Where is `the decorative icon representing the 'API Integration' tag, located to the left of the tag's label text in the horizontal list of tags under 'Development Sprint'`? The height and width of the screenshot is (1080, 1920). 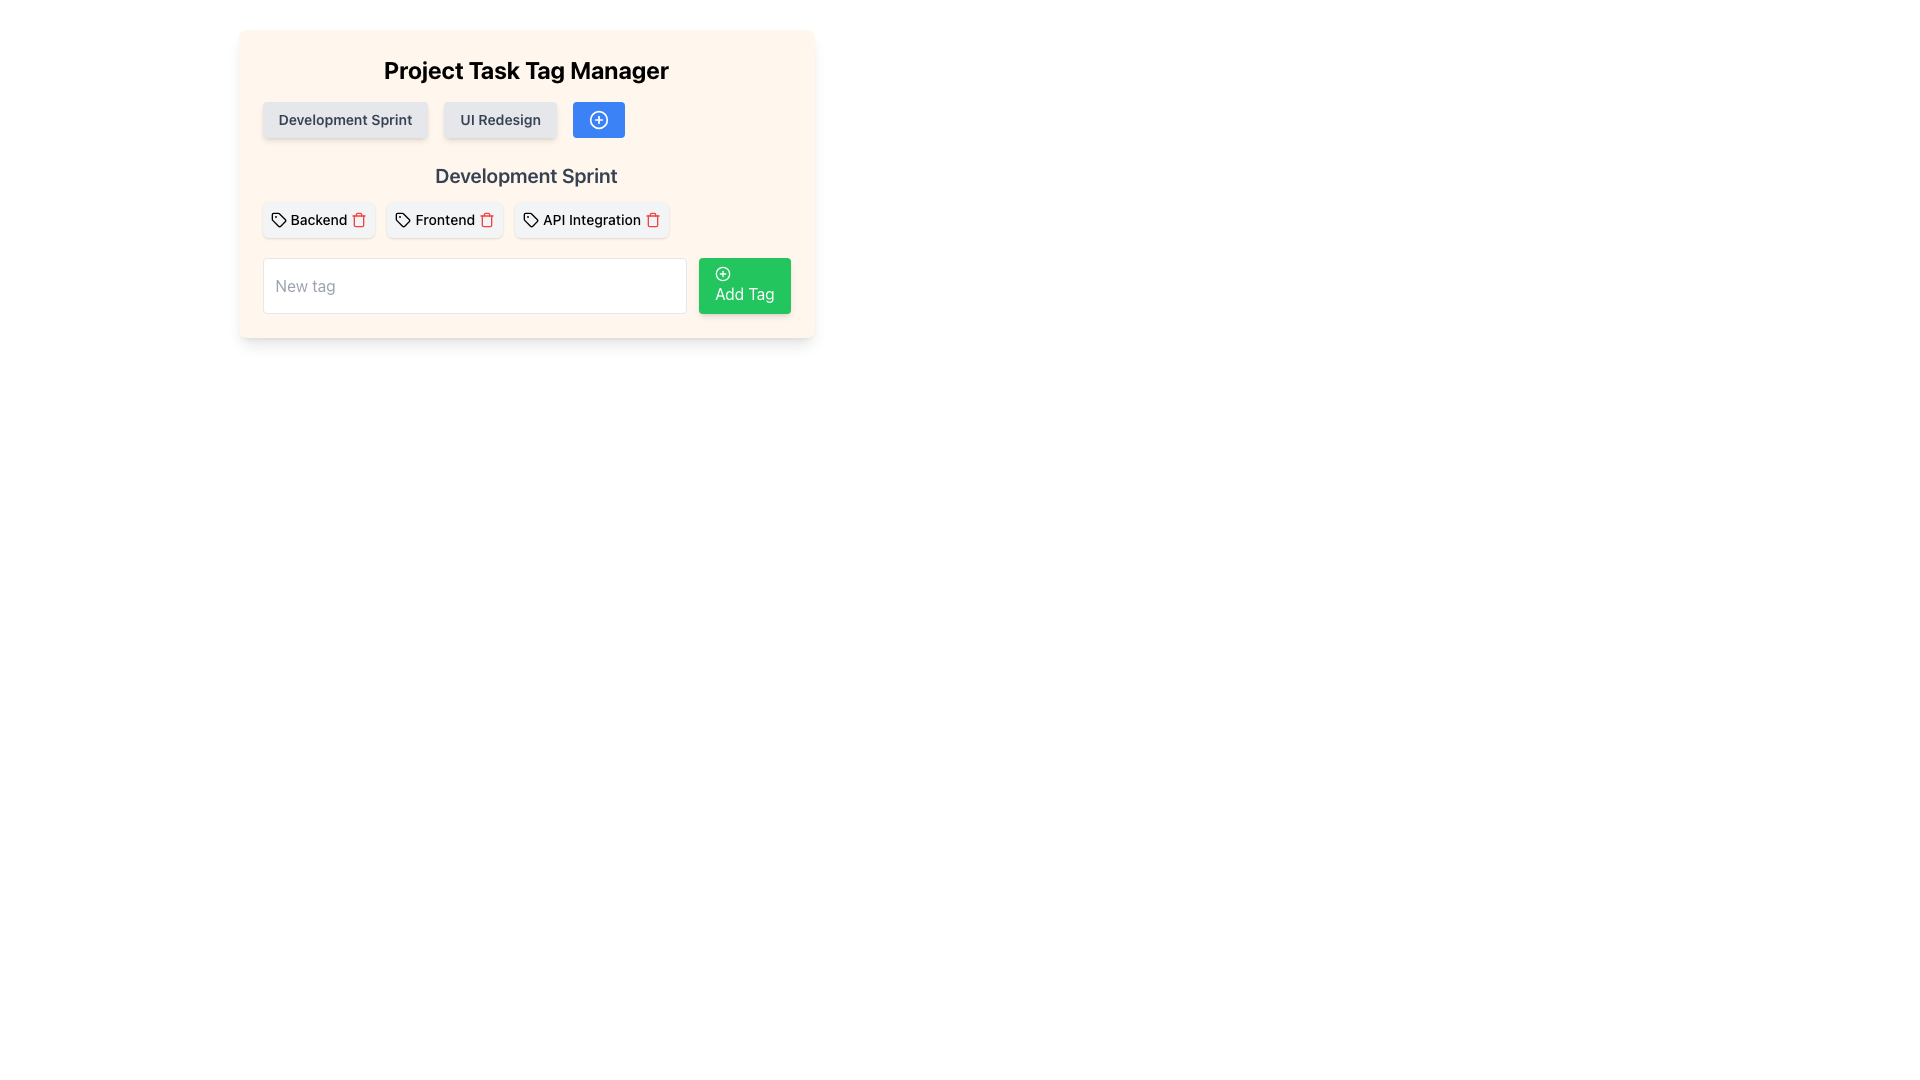 the decorative icon representing the 'API Integration' tag, located to the left of the tag's label text in the horizontal list of tags under 'Development Sprint' is located at coordinates (531, 219).